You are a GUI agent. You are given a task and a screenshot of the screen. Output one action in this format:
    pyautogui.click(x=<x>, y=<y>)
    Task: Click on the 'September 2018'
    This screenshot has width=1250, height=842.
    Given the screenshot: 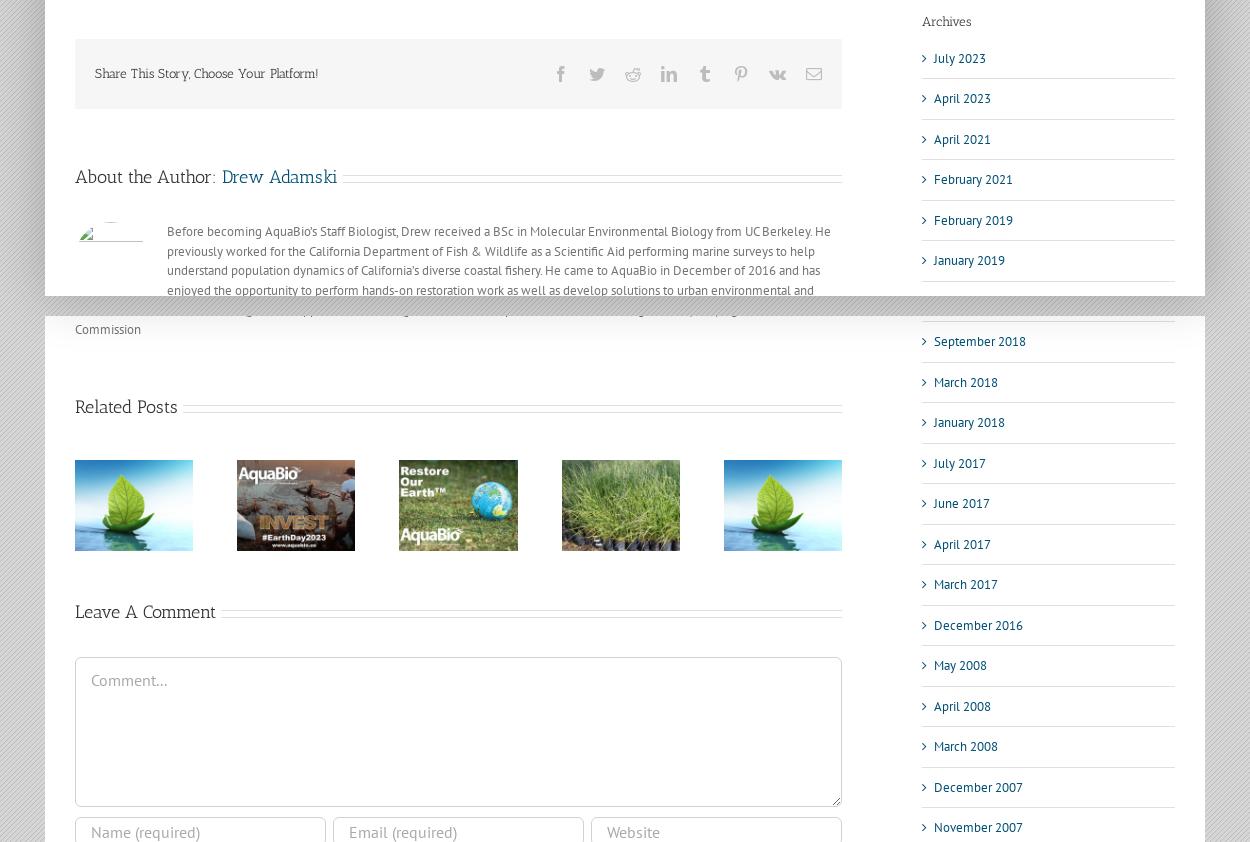 What is the action you would take?
    pyautogui.click(x=979, y=341)
    